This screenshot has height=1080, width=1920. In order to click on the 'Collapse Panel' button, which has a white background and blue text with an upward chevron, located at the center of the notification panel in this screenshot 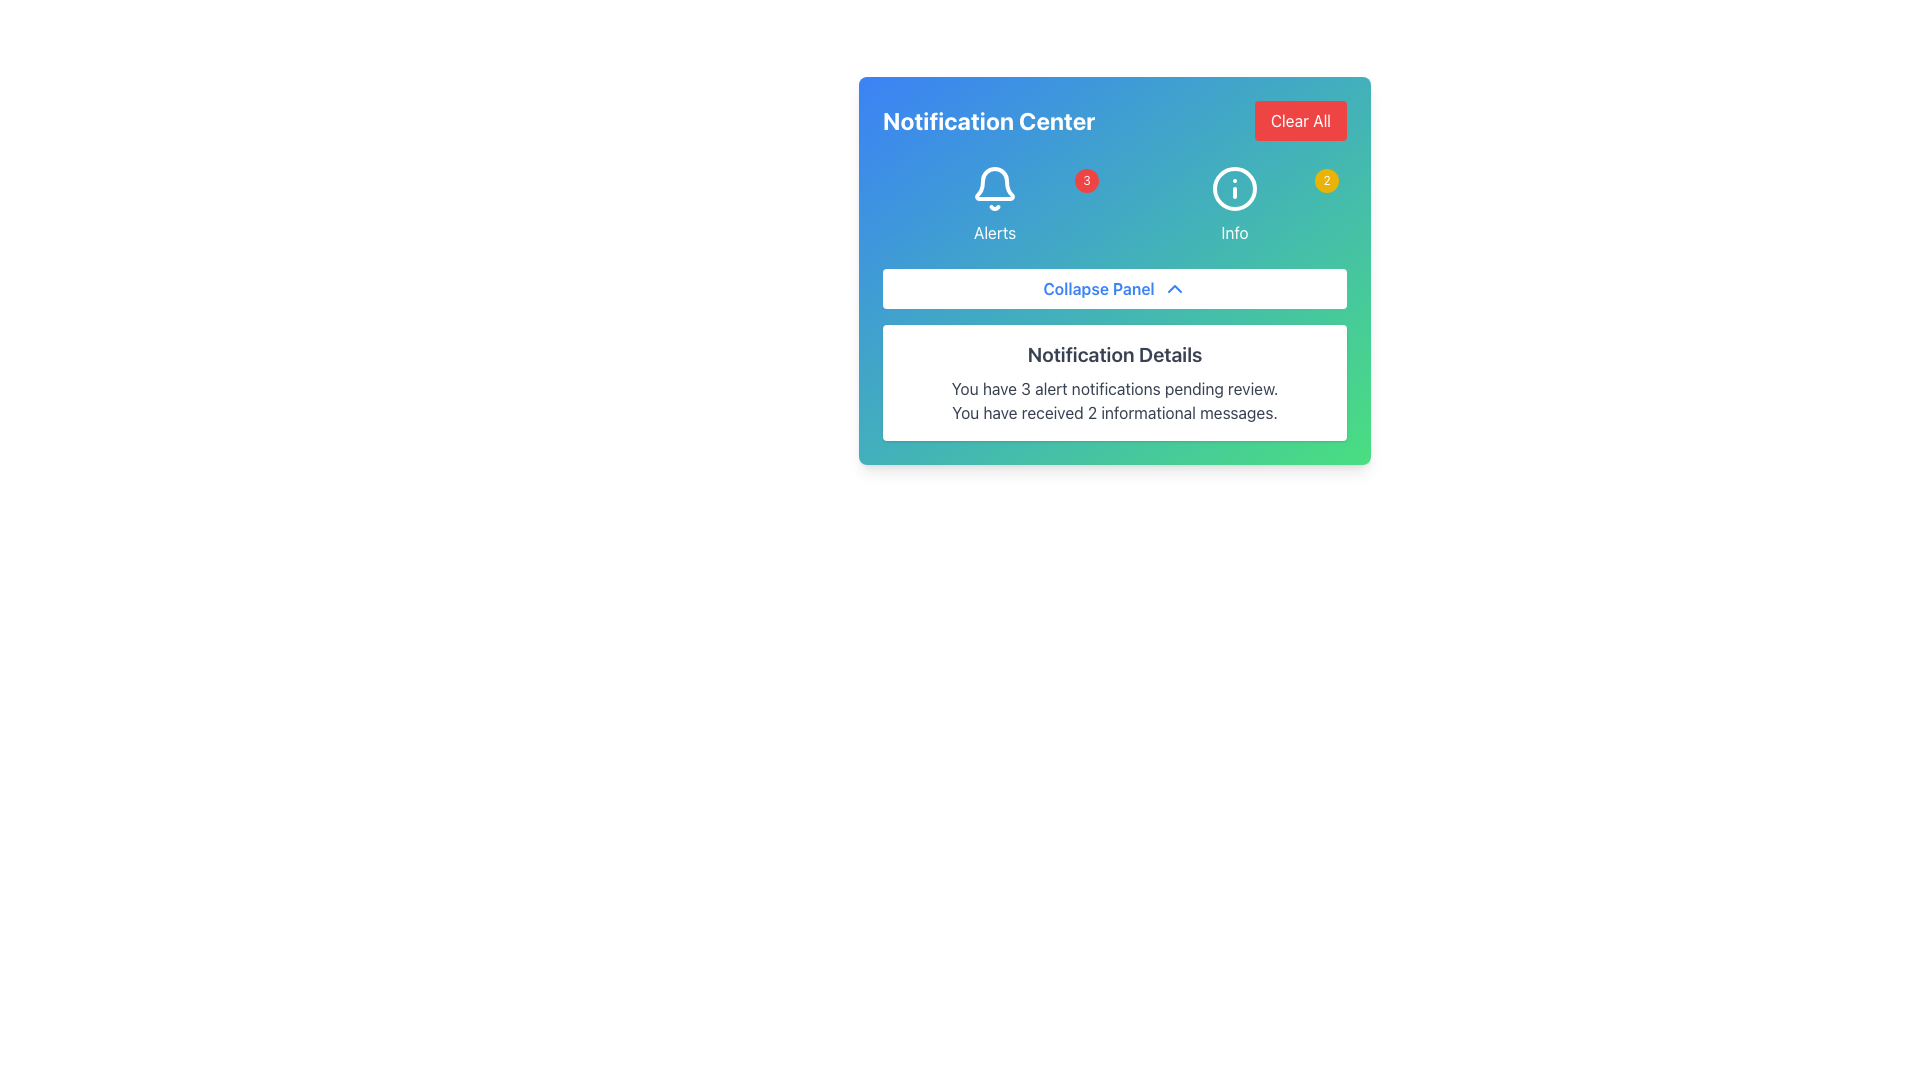, I will do `click(1113, 270)`.